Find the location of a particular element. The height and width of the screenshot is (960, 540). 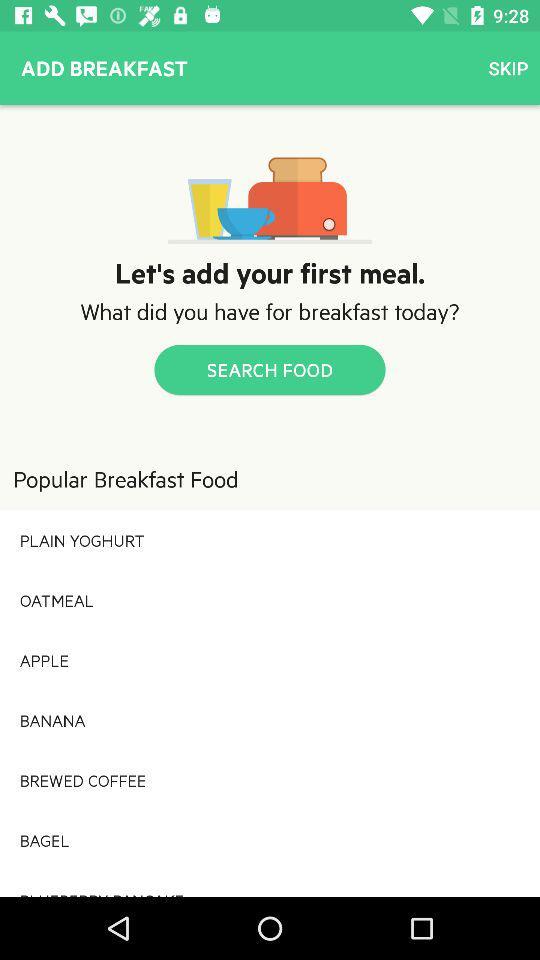

plain yoghurt icon is located at coordinates (270, 539).